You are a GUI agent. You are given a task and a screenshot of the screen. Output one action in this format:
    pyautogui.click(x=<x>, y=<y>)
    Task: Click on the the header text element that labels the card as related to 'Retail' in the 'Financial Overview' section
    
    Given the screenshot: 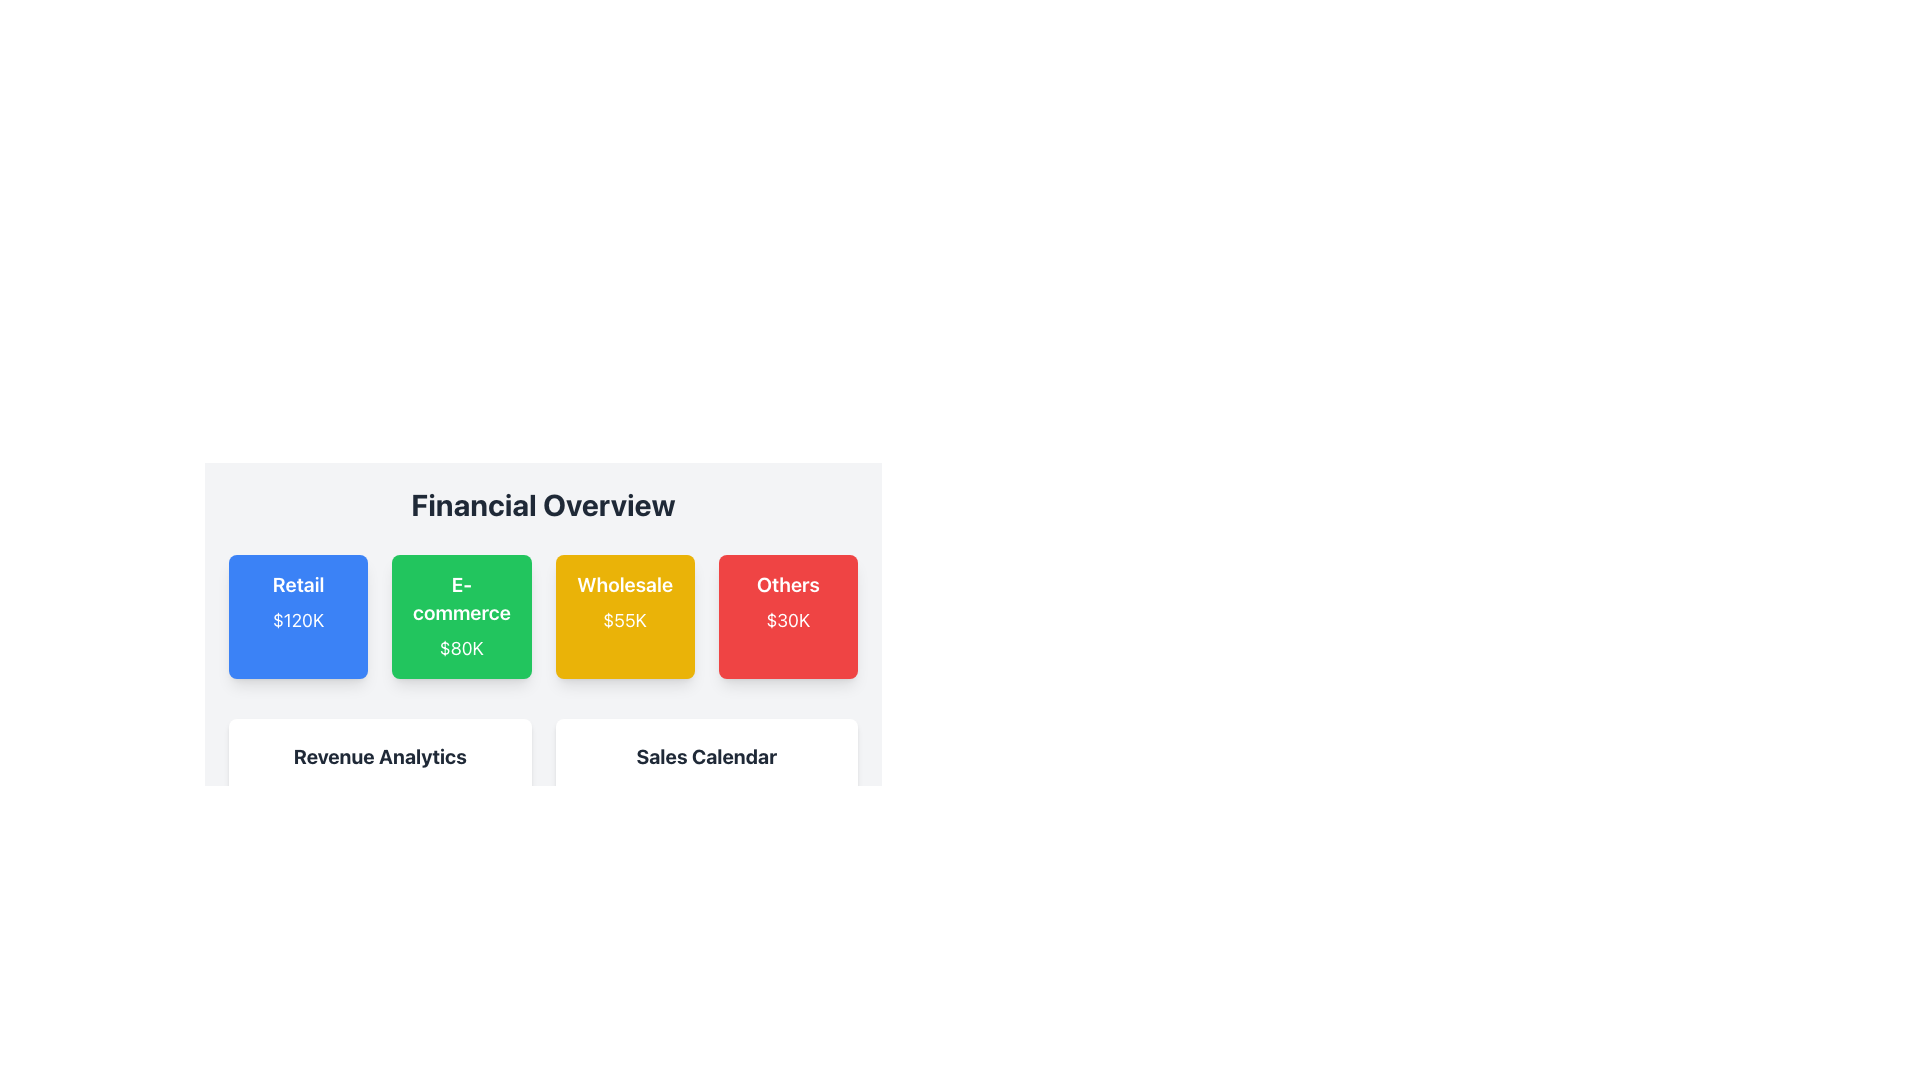 What is the action you would take?
    pyautogui.click(x=297, y=585)
    